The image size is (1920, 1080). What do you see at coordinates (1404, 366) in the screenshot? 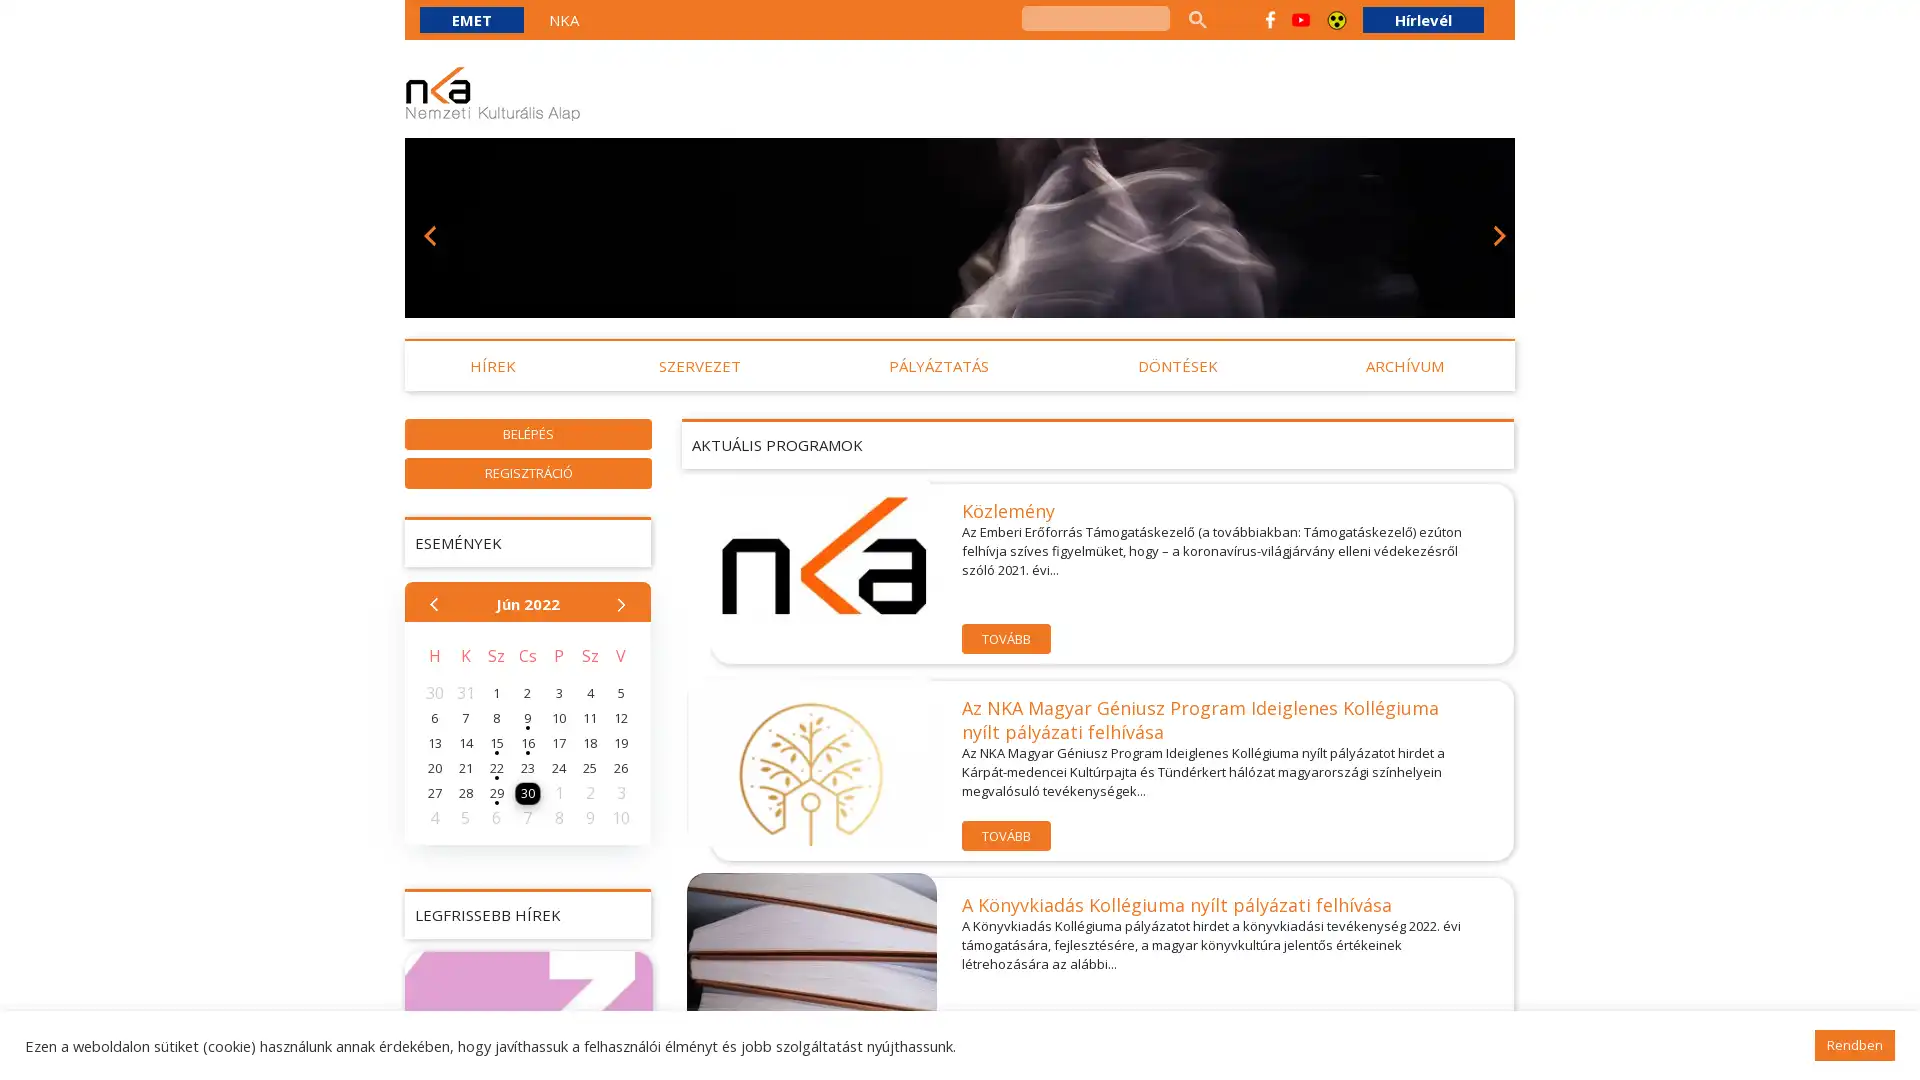
I see `ARCHIVUM` at bounding box center [1404, 366].